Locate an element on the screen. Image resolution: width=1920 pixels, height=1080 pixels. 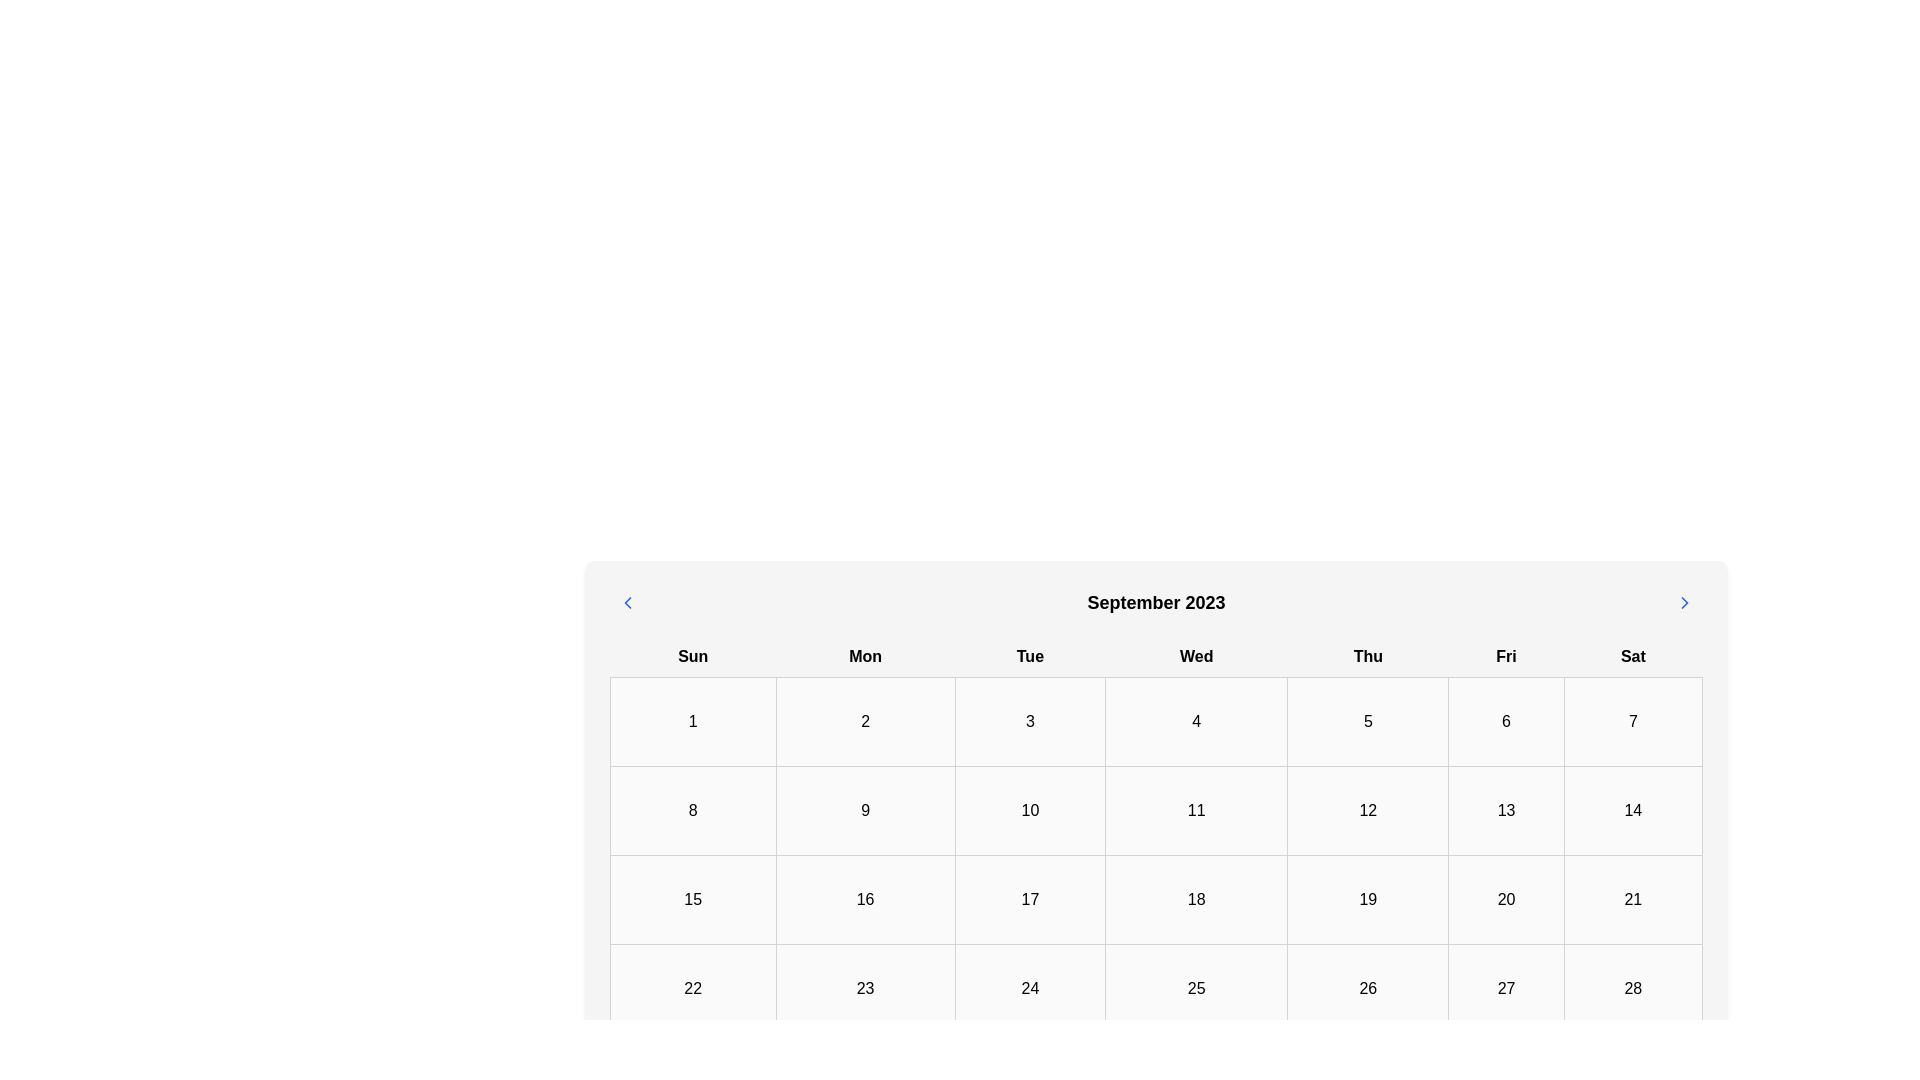
the calendar cell representing the day '18' is located at coordinates (1196, 898).